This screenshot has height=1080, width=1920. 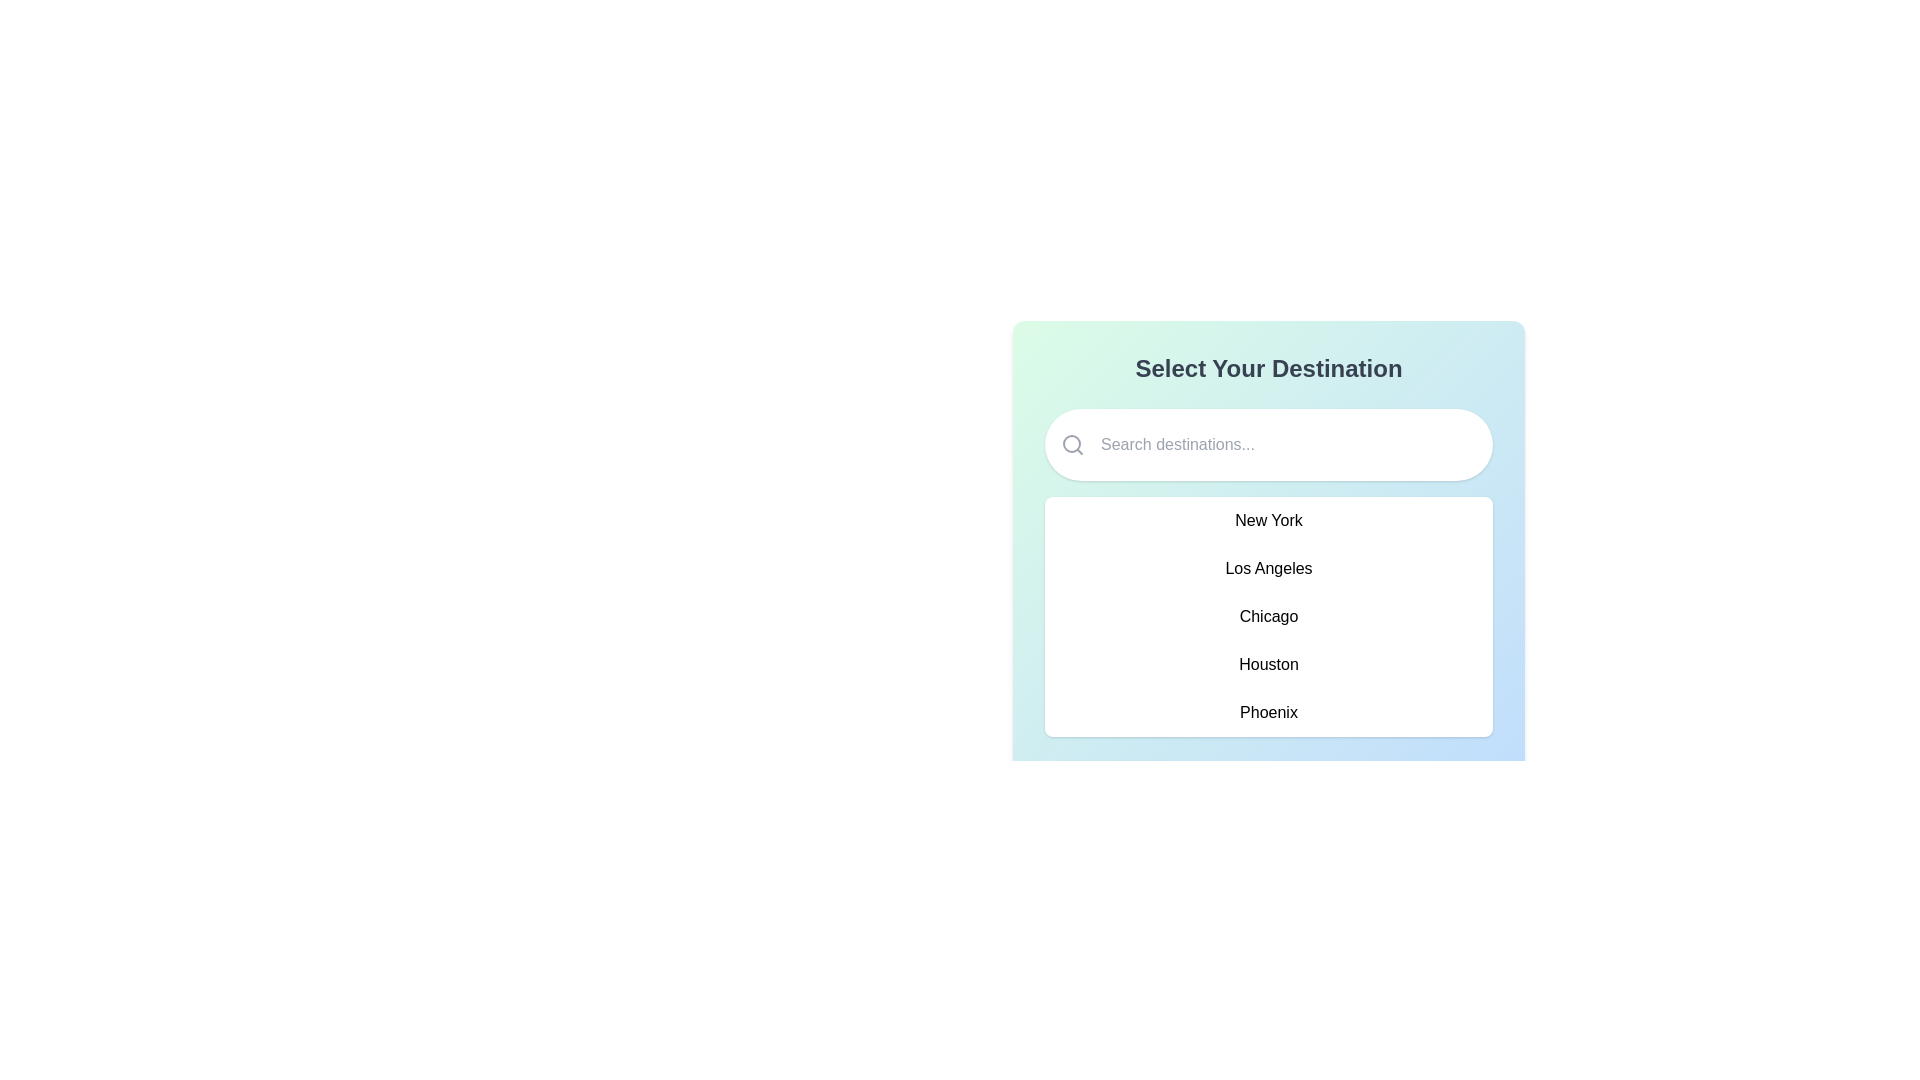 I want to click on the 'Los Angeles' option in the list of destinations, so click(x=1267, y=569).